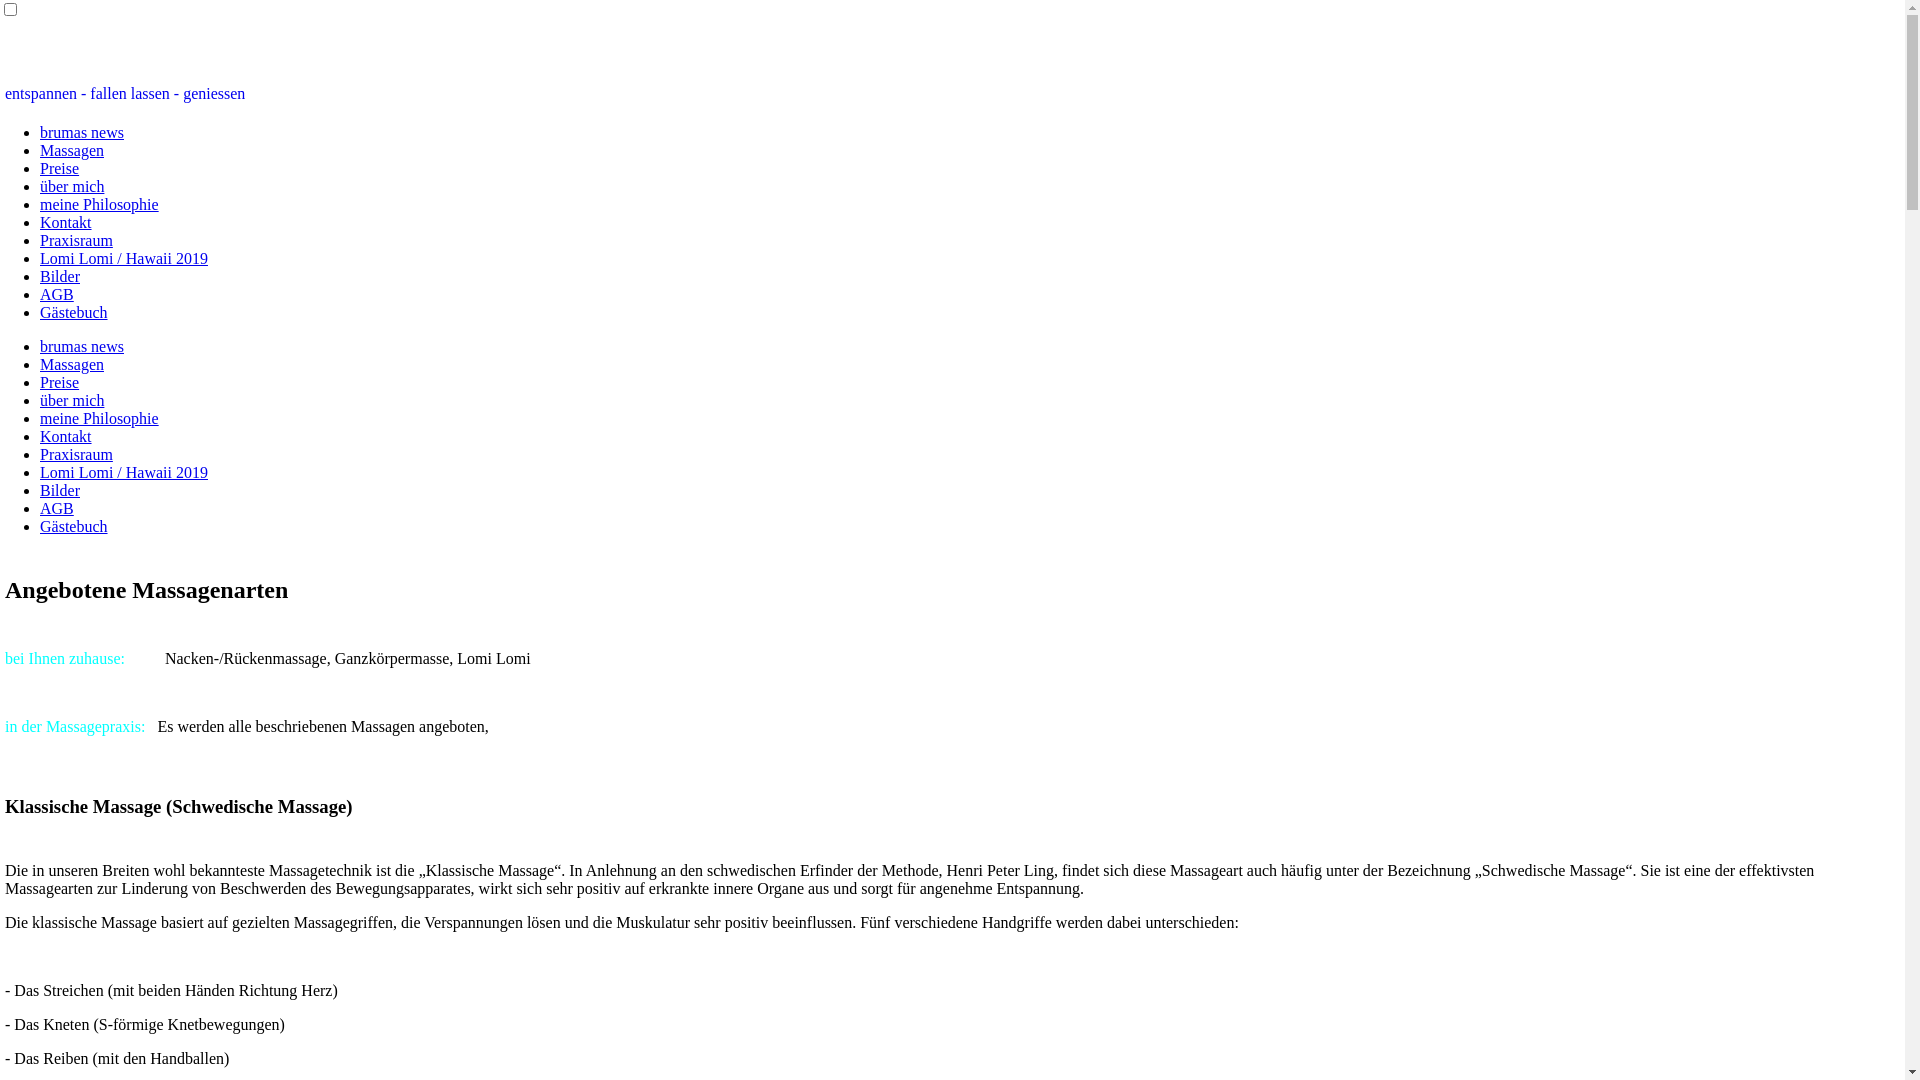 This screenshot has width=1920, height=1080. Describe the element at coordinates (59, 167) in the screenshot. I see `'Preise'` at that location.